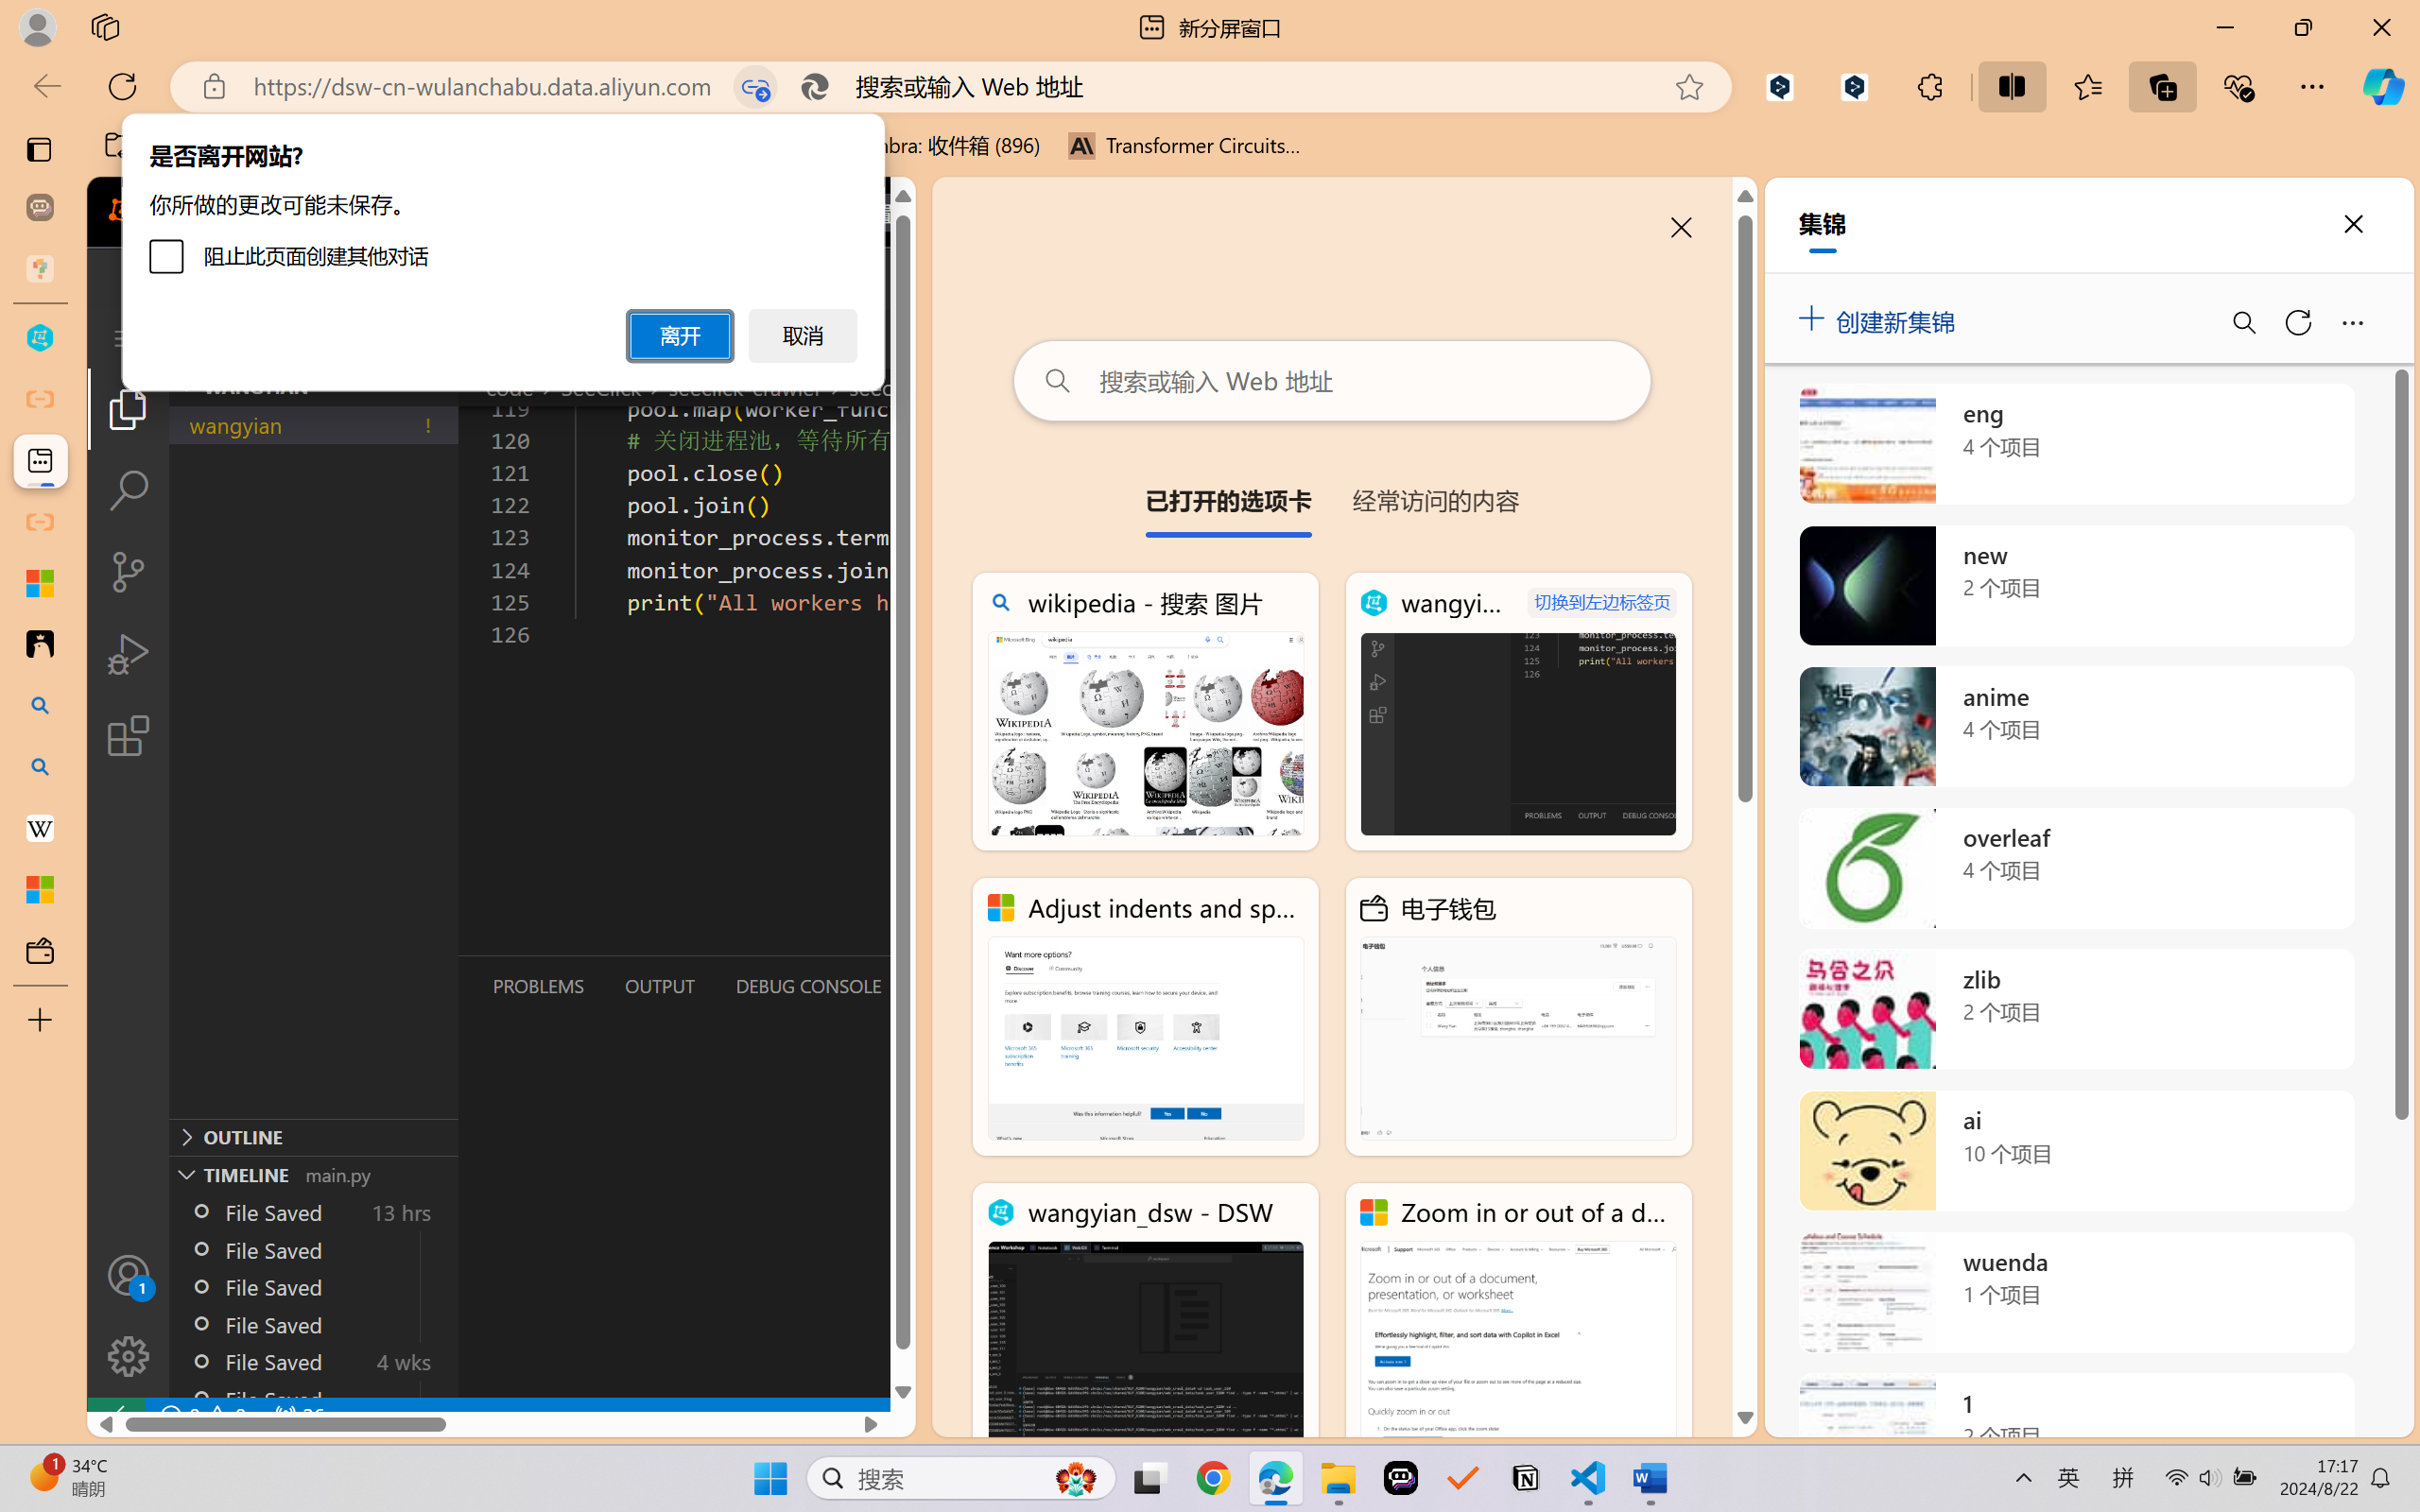  What do you see at coordinates (1184, 145) in the screenshot?
I see `'Transformer Circuits Thread'` at bounding box center [1184, 145].